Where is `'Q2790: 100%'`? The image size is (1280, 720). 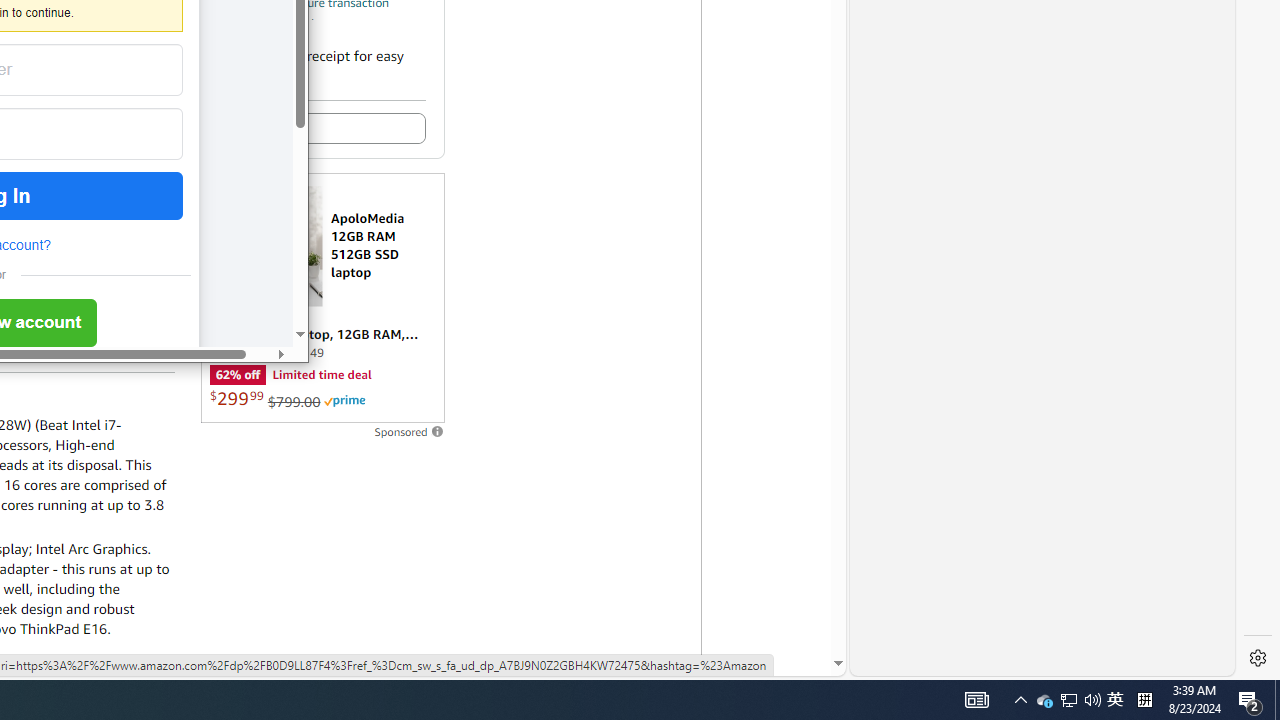
'Q2790: 100%' is located at coordinates (1092, 698).